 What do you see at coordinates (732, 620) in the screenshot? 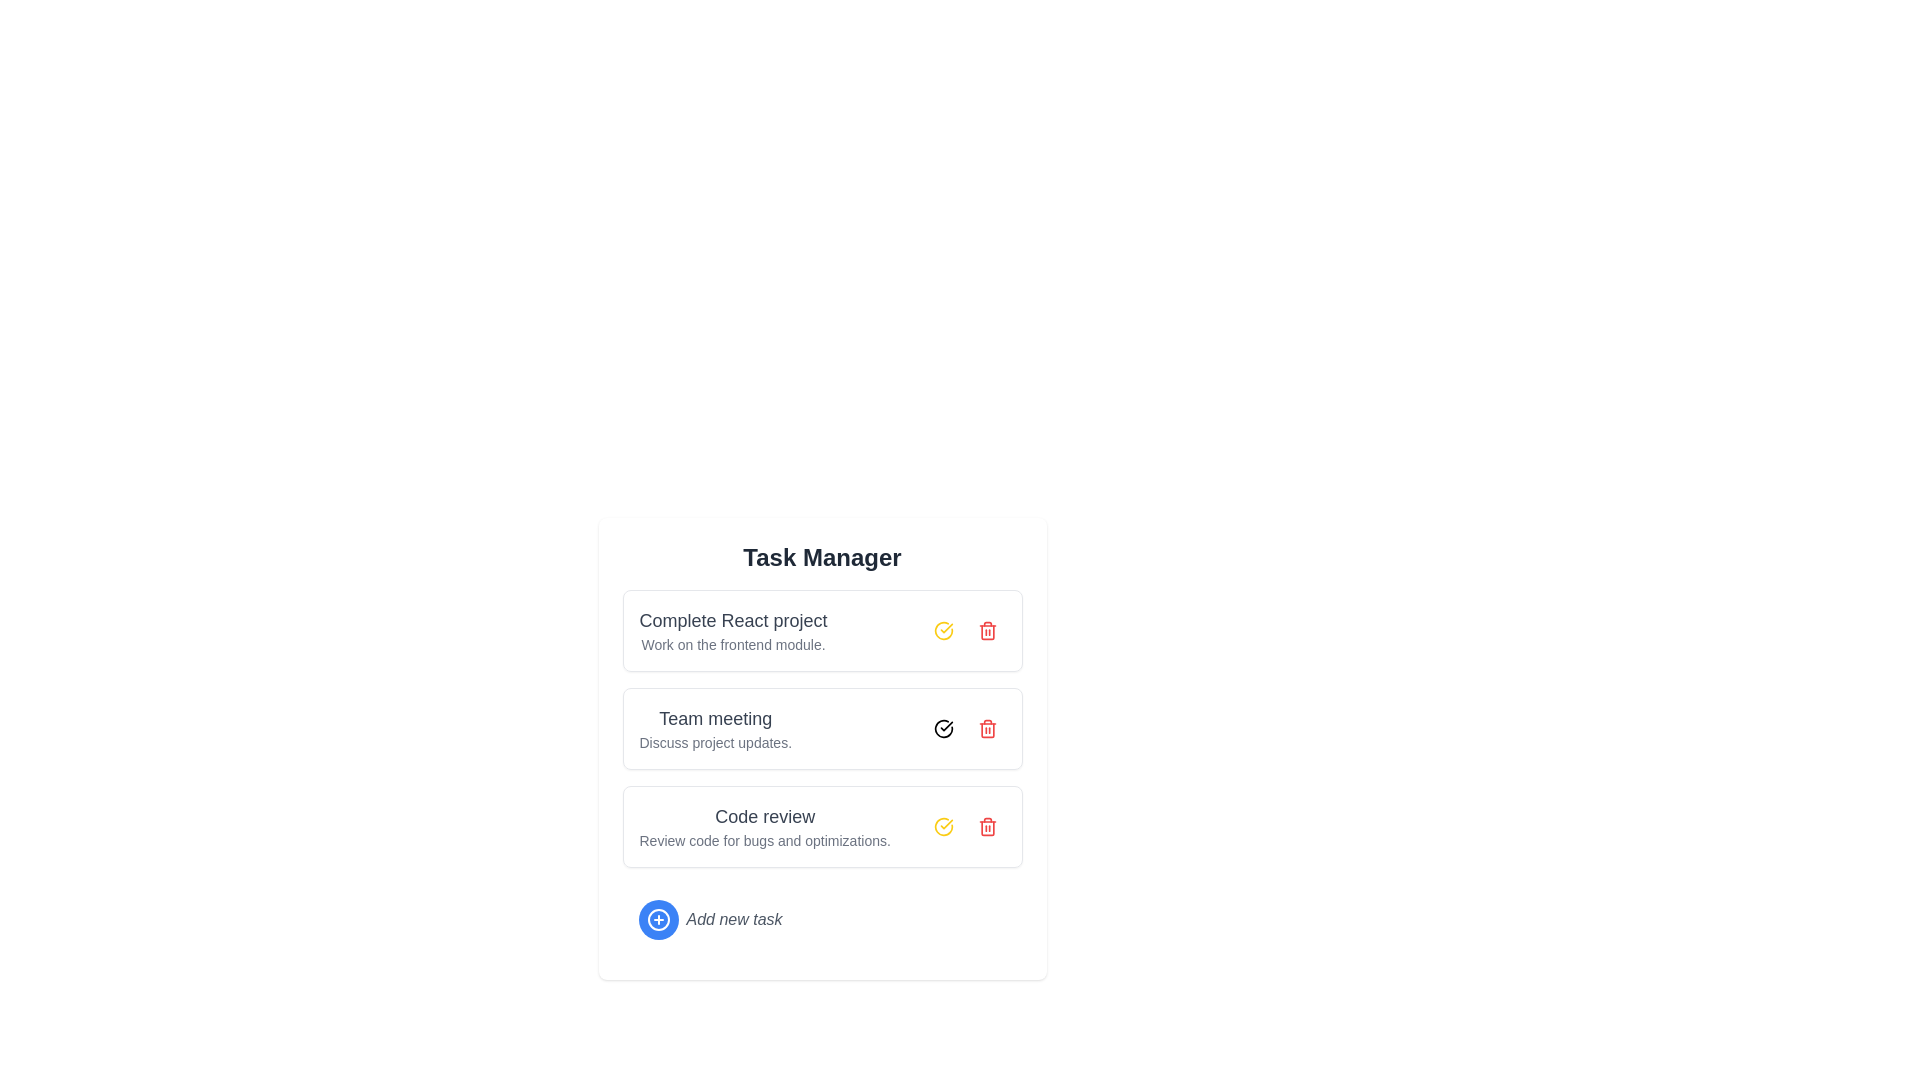
I see `the text label that serves as the title of the first task item in the task management application, positioned above the text 'Work on the frontend module.'` at bounding box center [732, 620].